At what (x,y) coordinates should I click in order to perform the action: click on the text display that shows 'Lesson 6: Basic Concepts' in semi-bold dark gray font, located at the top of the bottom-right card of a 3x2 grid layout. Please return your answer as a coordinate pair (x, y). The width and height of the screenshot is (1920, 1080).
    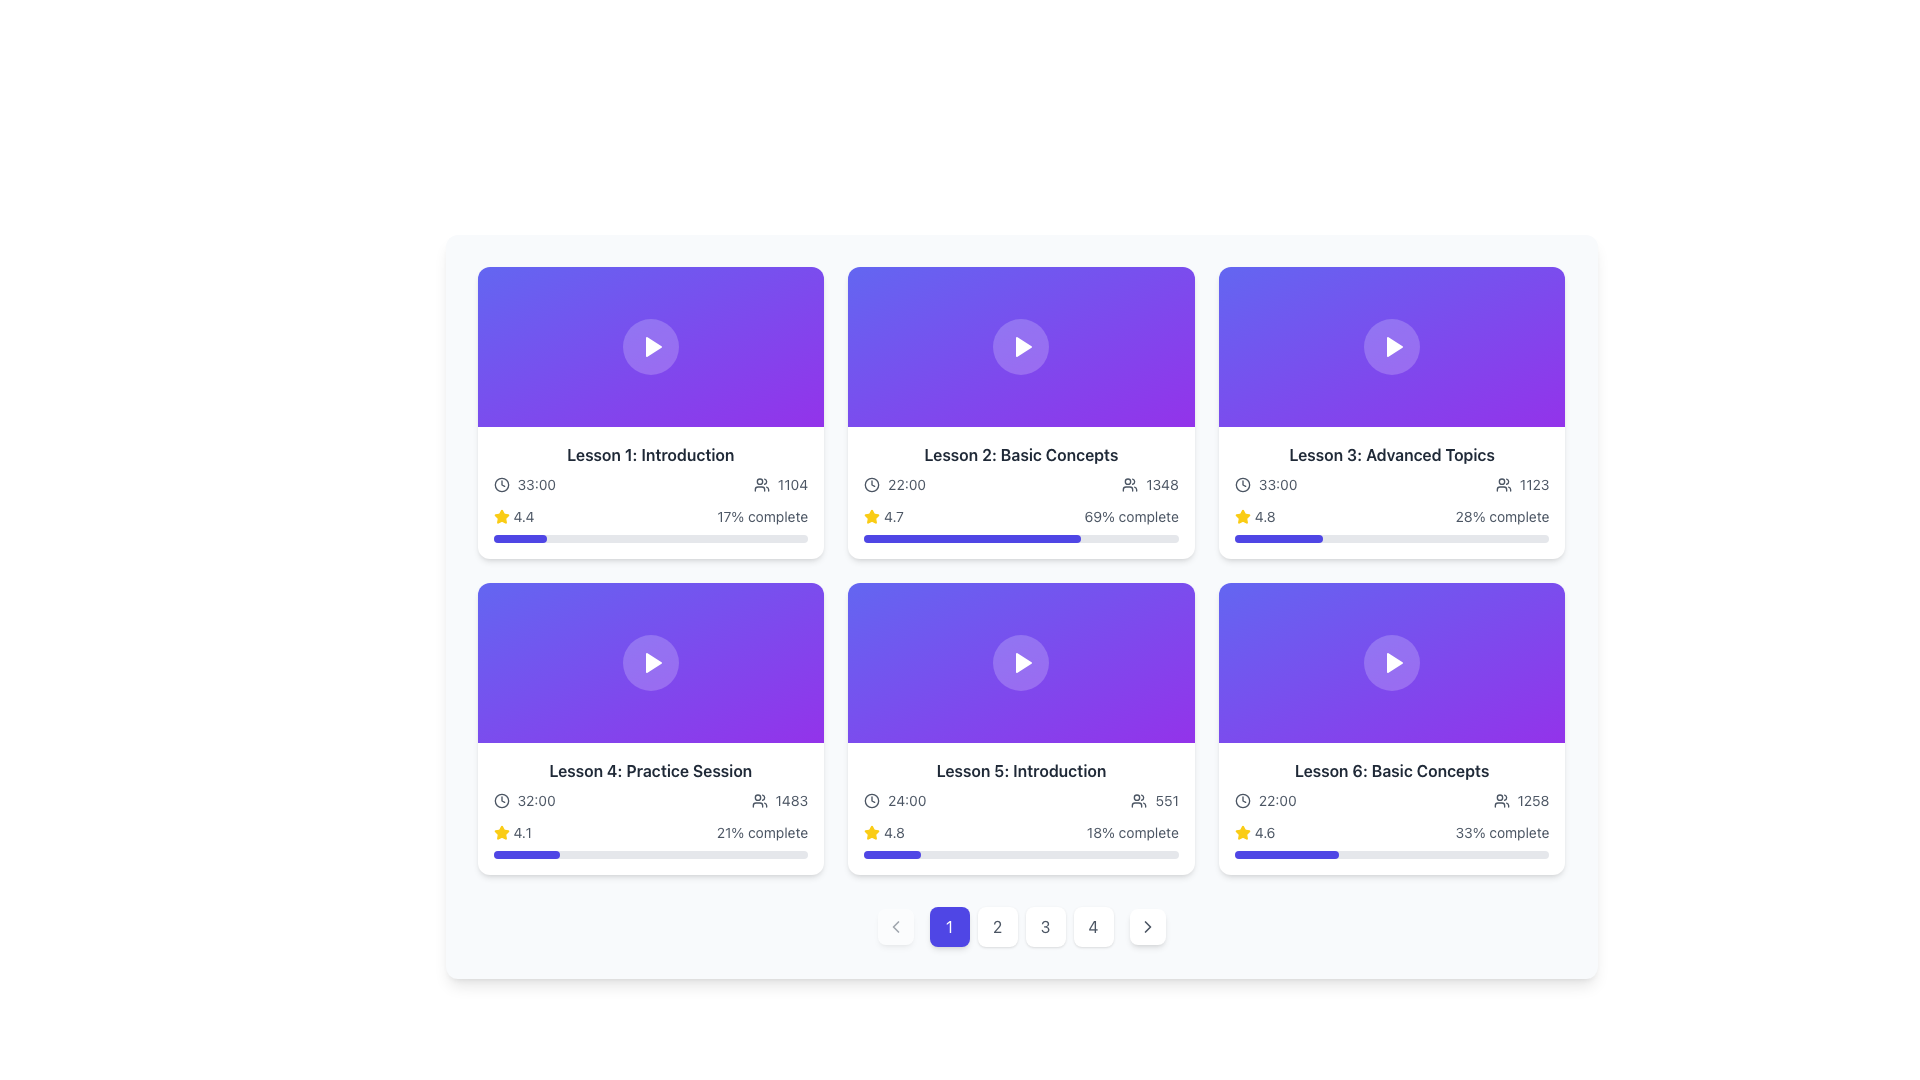
    Looking at the image, I should click on (1391, 770).